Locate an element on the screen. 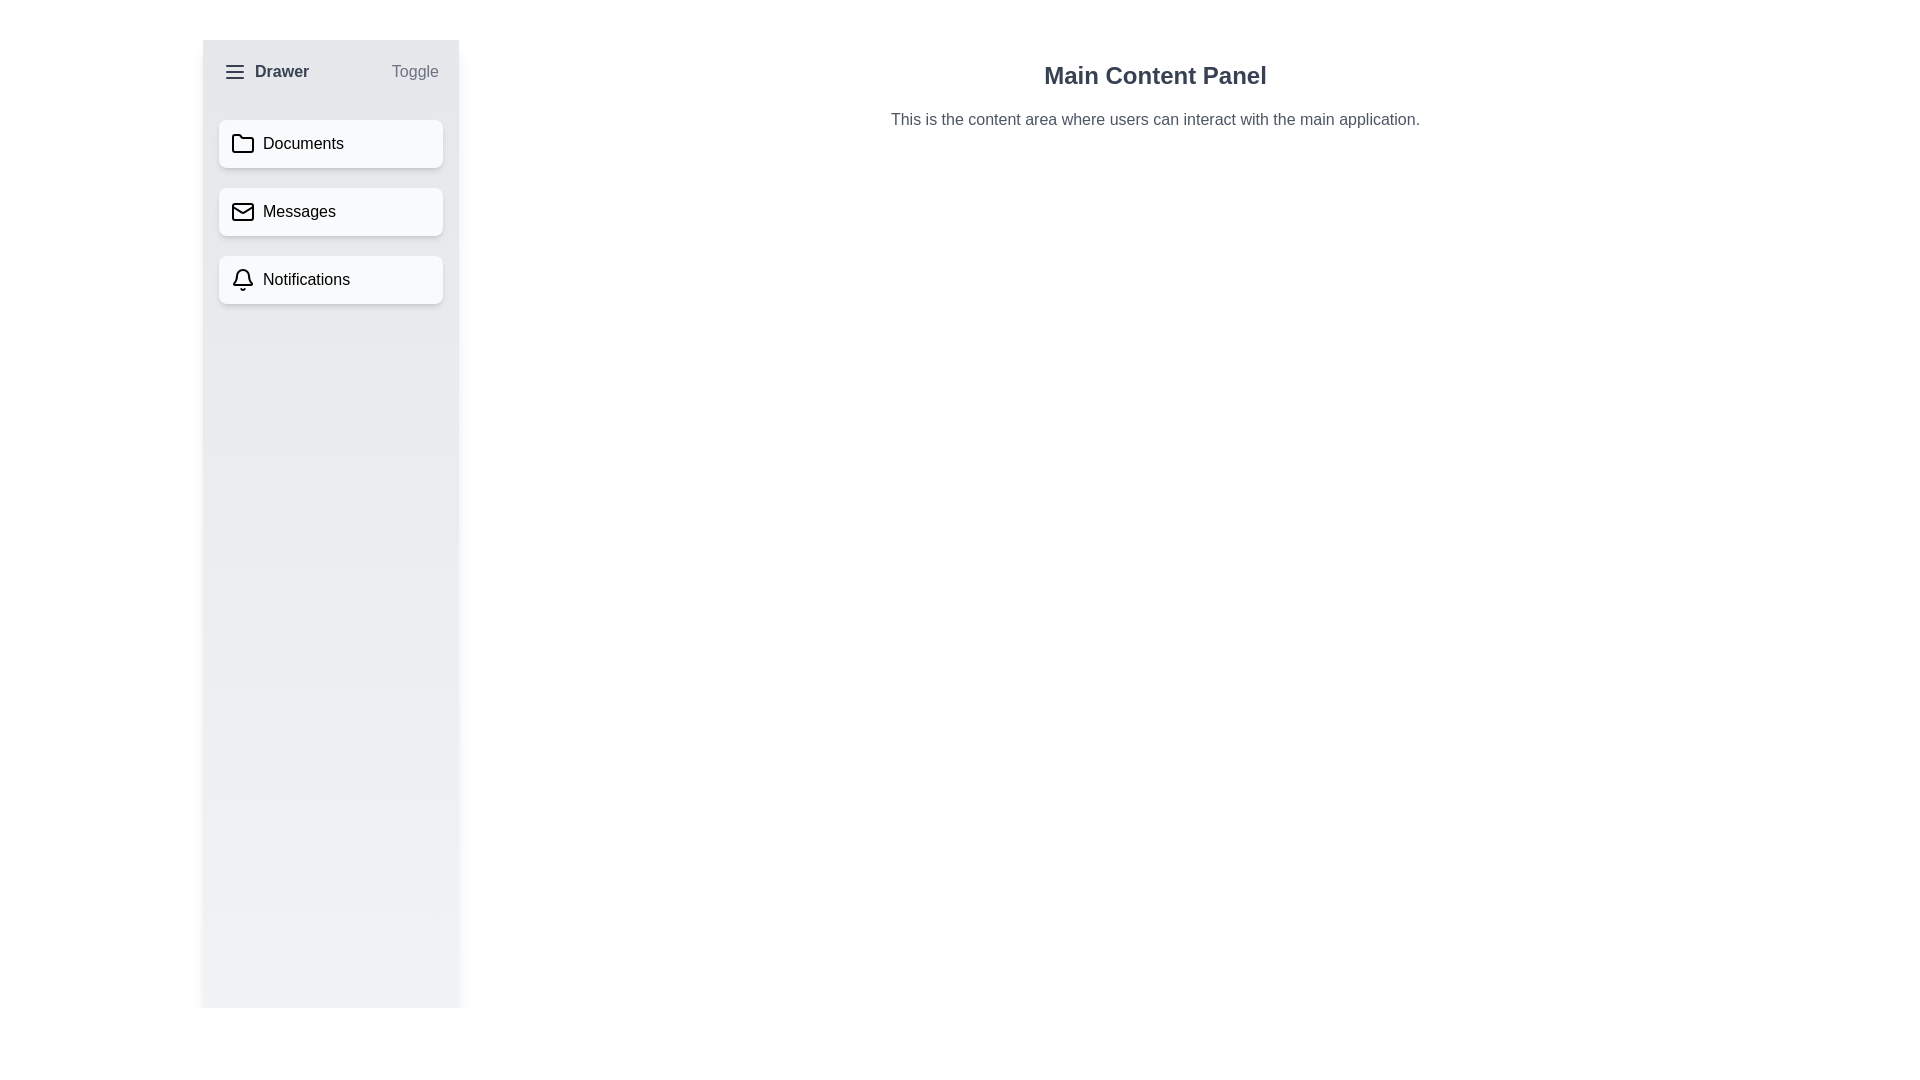 This screenshot has height=1080, width=1920. the Text Label that serves as a title or heading for the main content panel, positioned at the top section of the main content area is located at coordinates (1155, 75).